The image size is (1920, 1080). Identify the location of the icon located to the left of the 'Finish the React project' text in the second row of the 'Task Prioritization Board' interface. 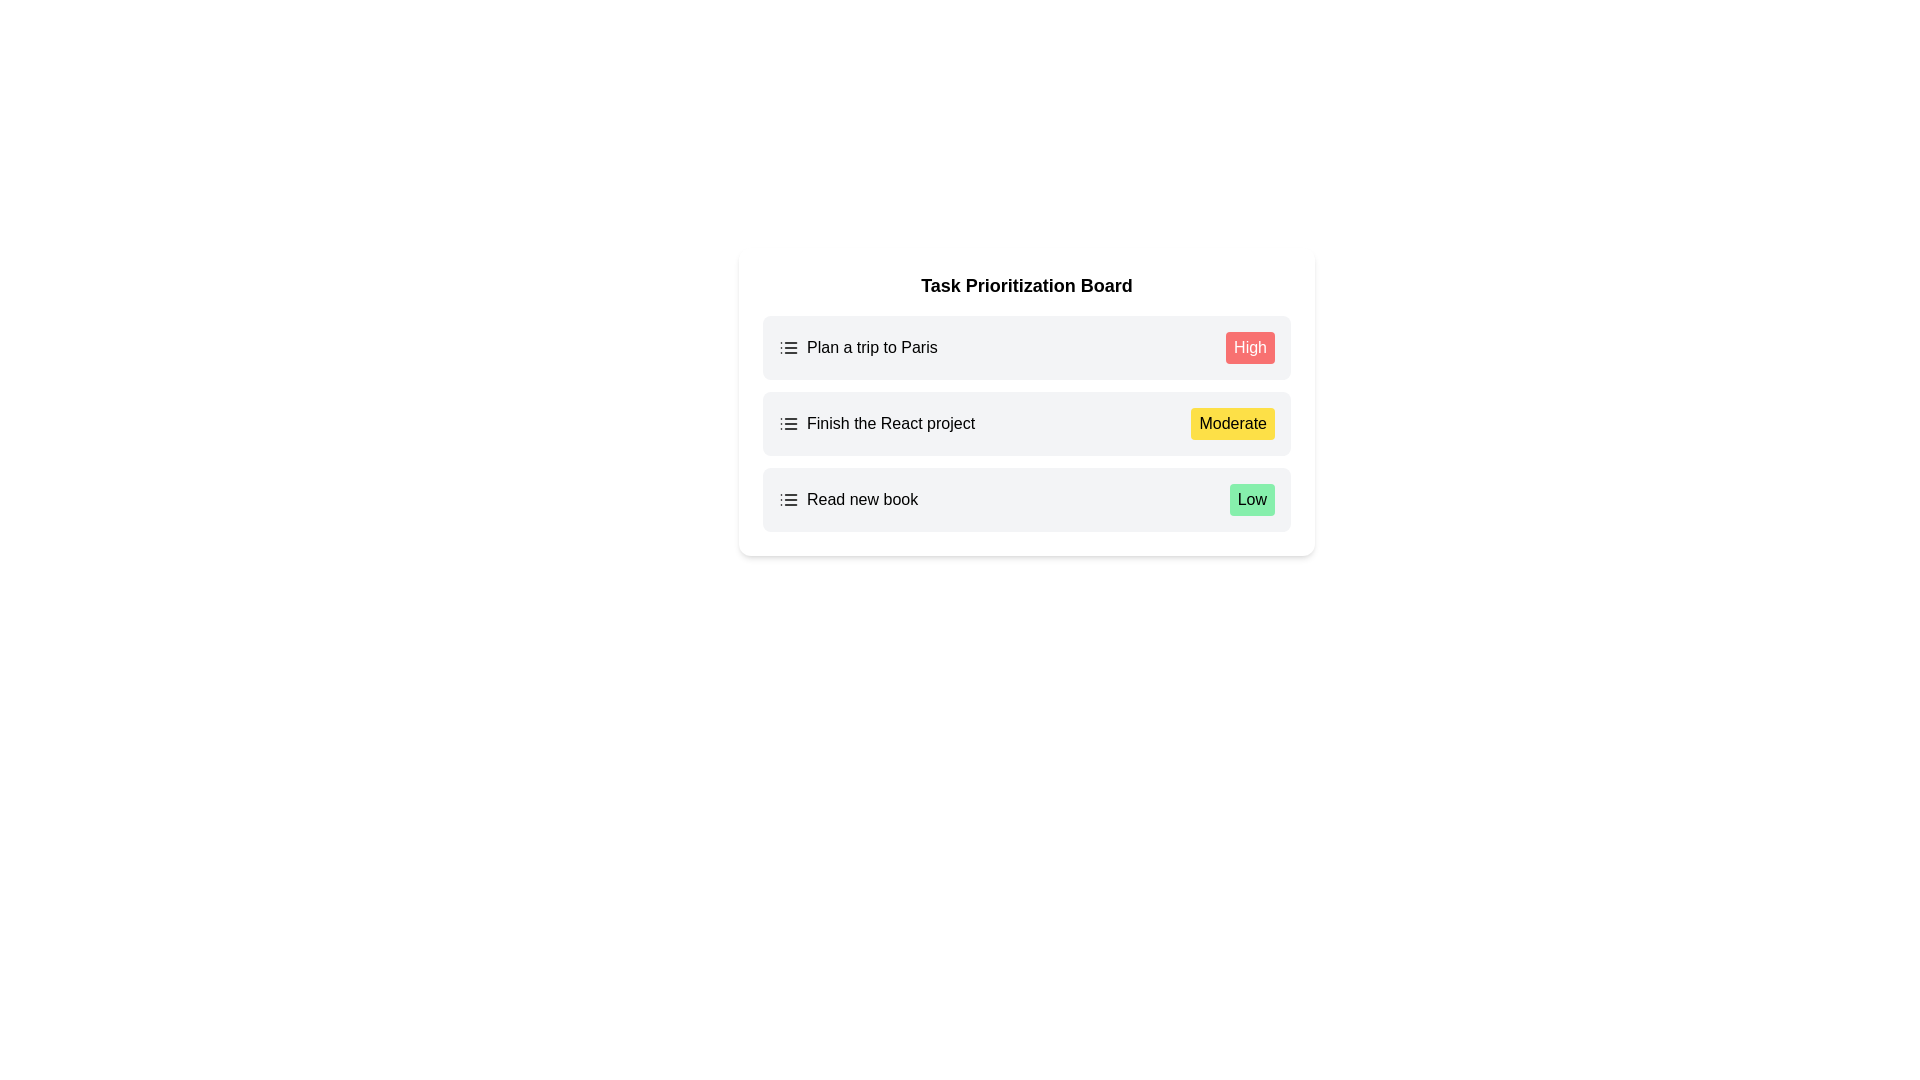
(787, 423).